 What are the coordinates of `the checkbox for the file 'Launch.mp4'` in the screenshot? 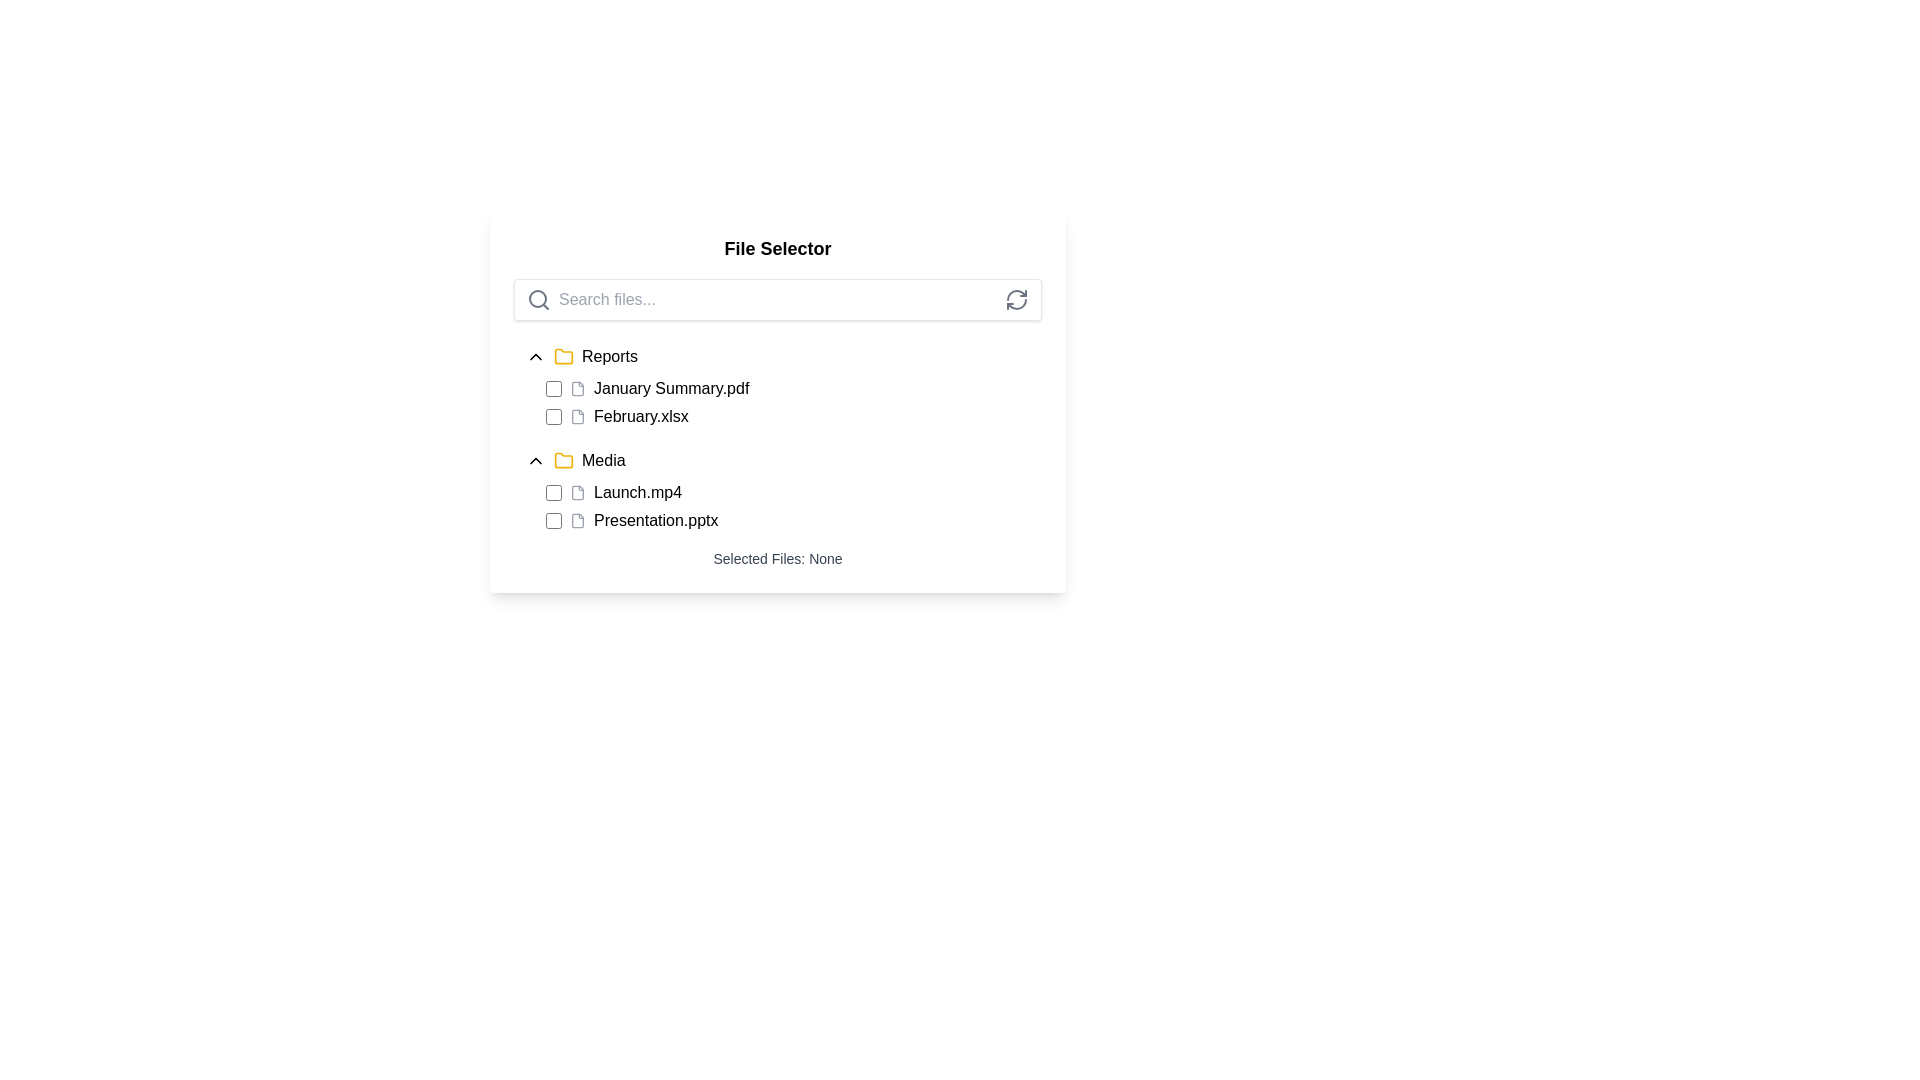 It's located at (553, 493).